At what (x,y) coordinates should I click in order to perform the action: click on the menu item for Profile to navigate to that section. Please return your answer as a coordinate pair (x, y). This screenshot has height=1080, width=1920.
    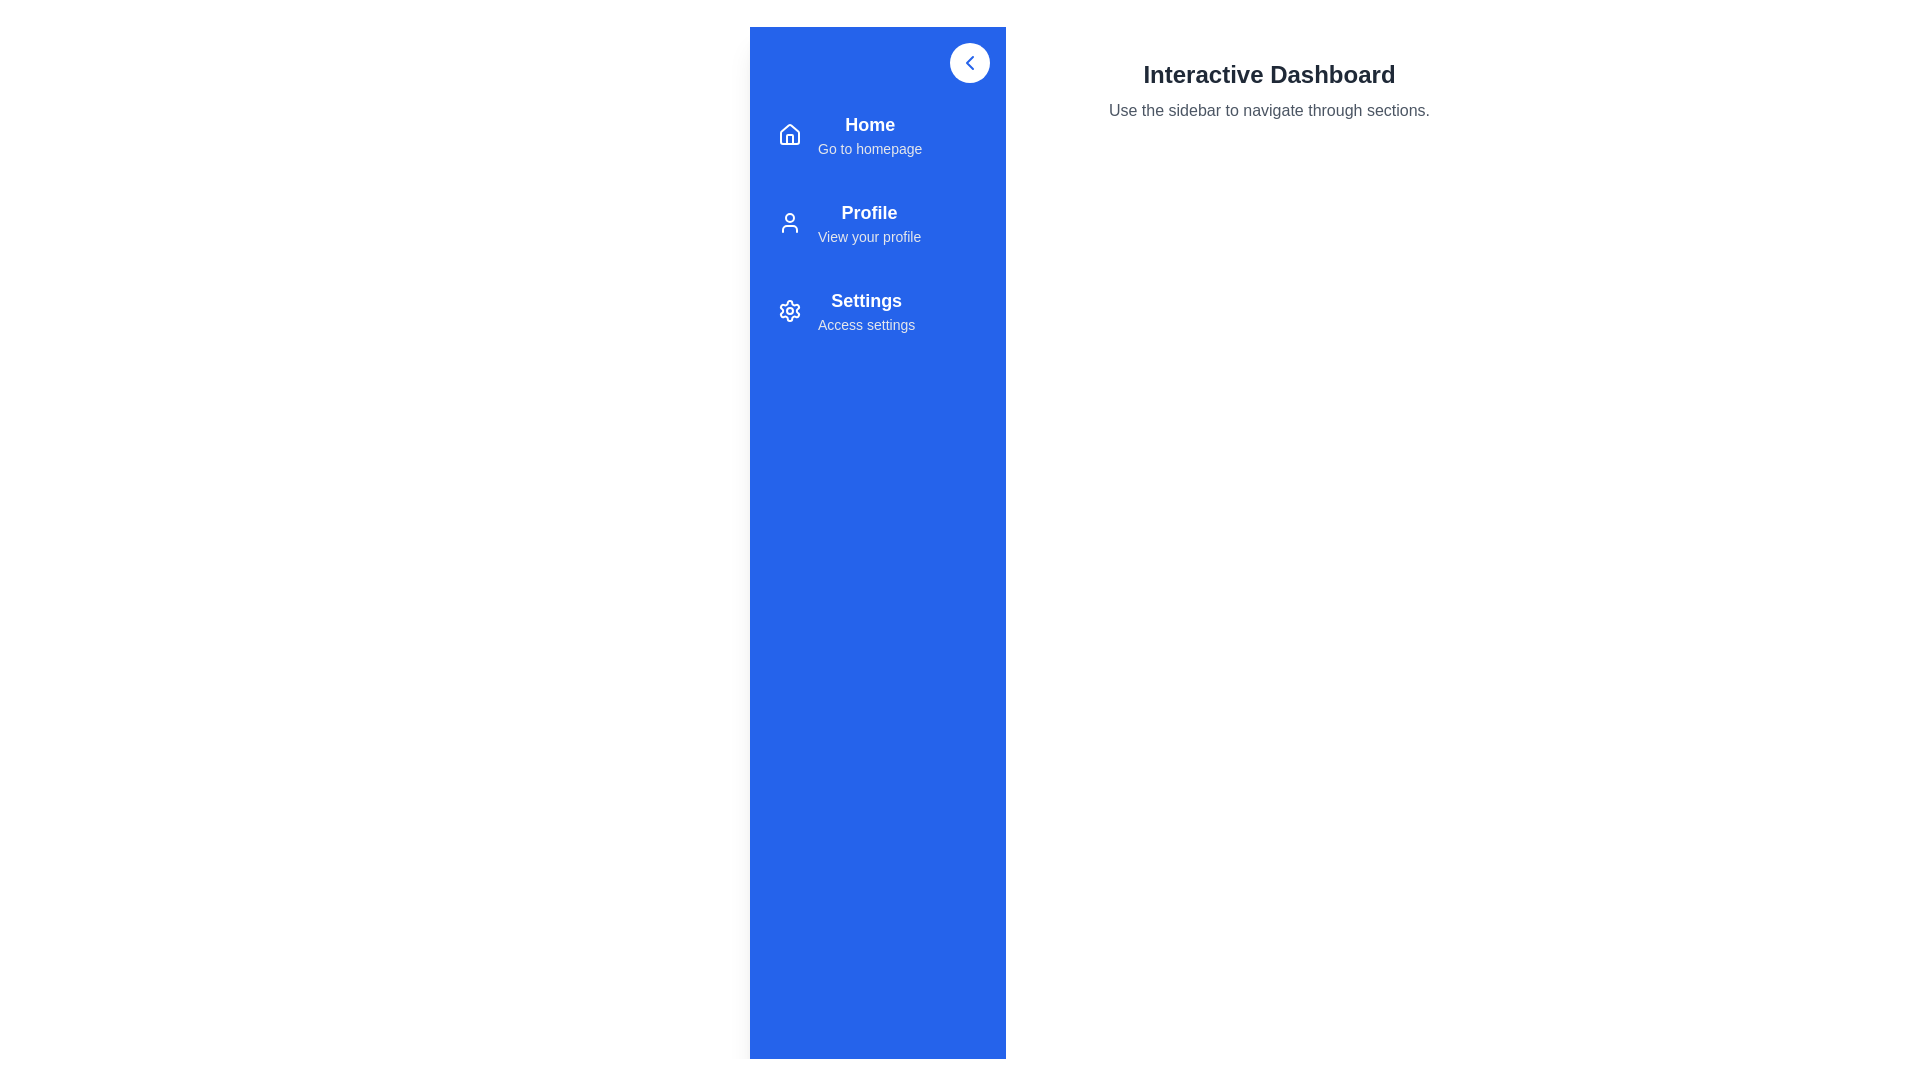
    Looking at the image, I should click on (878, 223).